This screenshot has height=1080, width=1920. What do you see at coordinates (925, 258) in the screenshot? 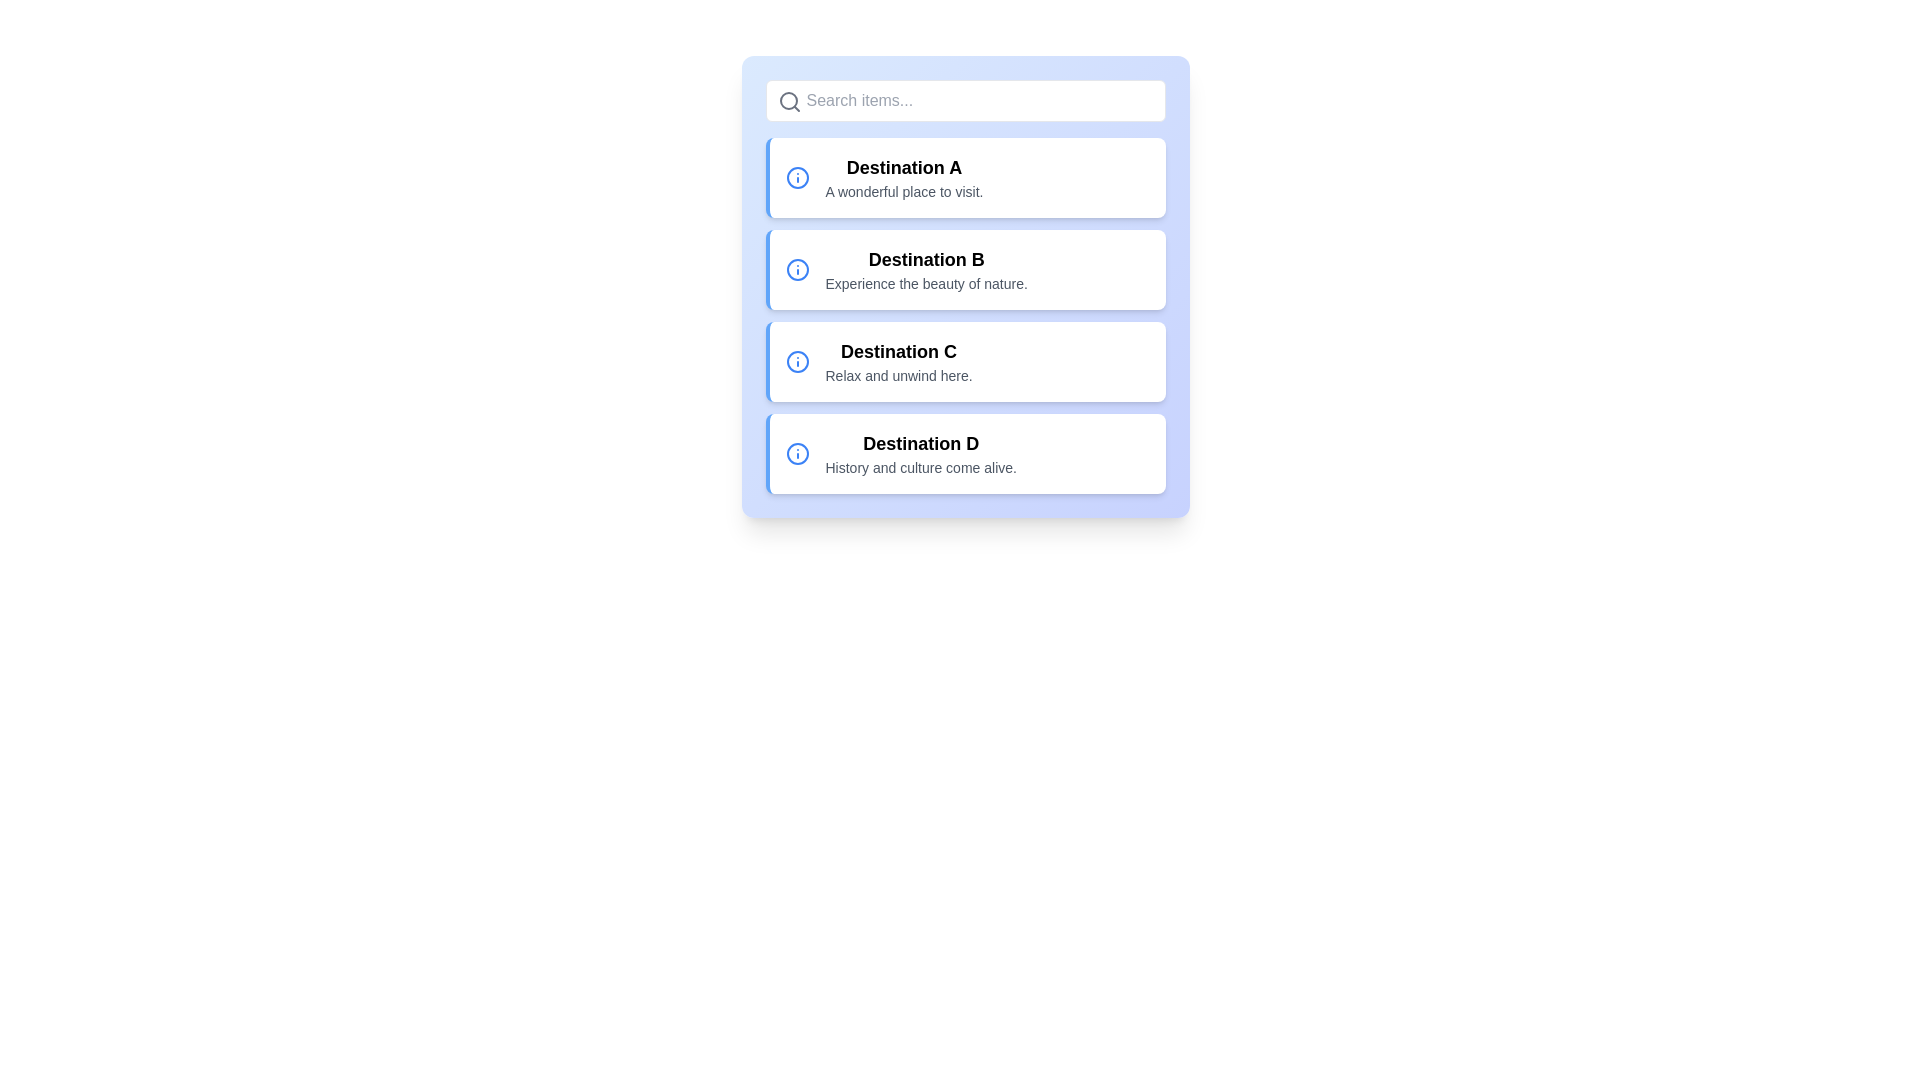
I see `the text label displaying 'Destination B', which is a prominent heading in the second item of a vertically stacked list, positioned above the description 'Experience the beauty of nature'` at bounding box center [925, 258].